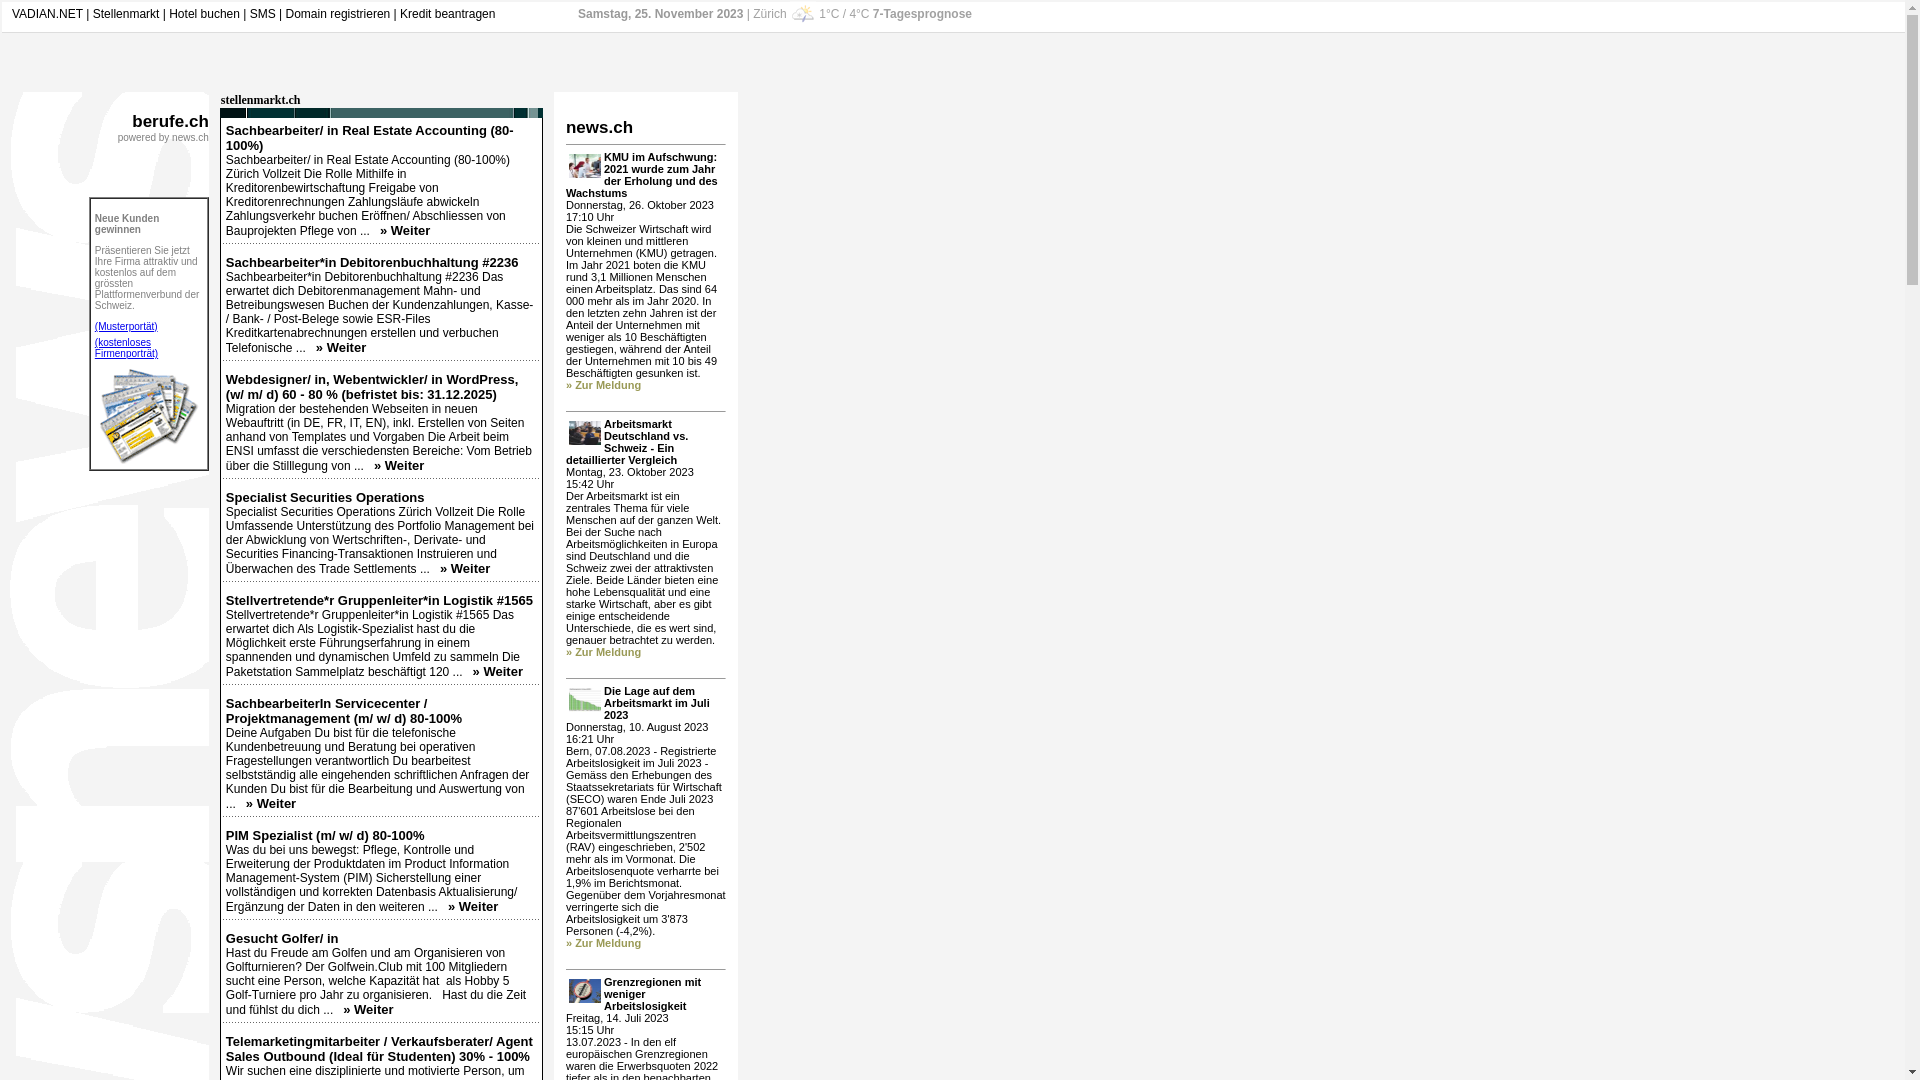 This screenshot has height=1080, width=1920. Describe the element at coordinates (603, 994) in the screenshot. I see `'Grenzregionen mit weniger Arbeitslosigkeit'` at that location.